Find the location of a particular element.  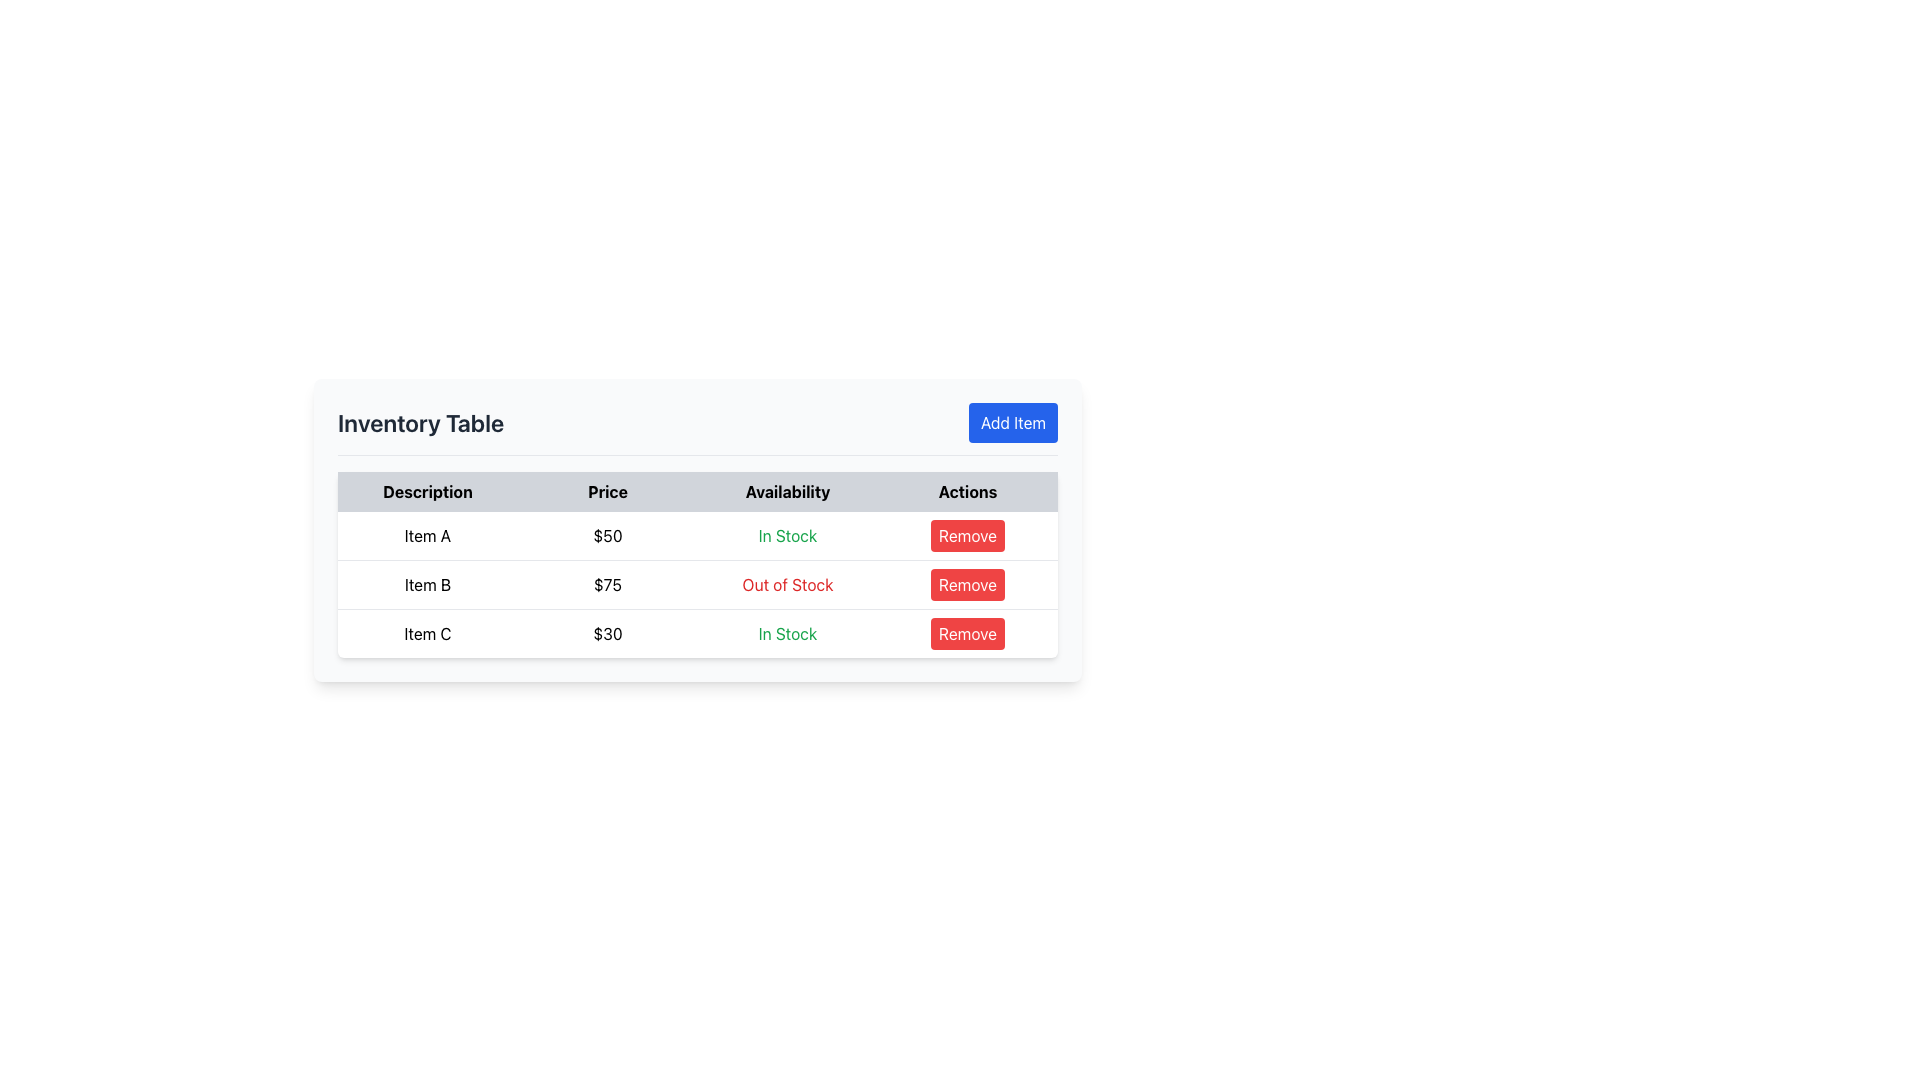

text from the second header in the table, which indicates pricing information and is positioned between 'Description' and 'Availability' is located at coordinates (607, 492).